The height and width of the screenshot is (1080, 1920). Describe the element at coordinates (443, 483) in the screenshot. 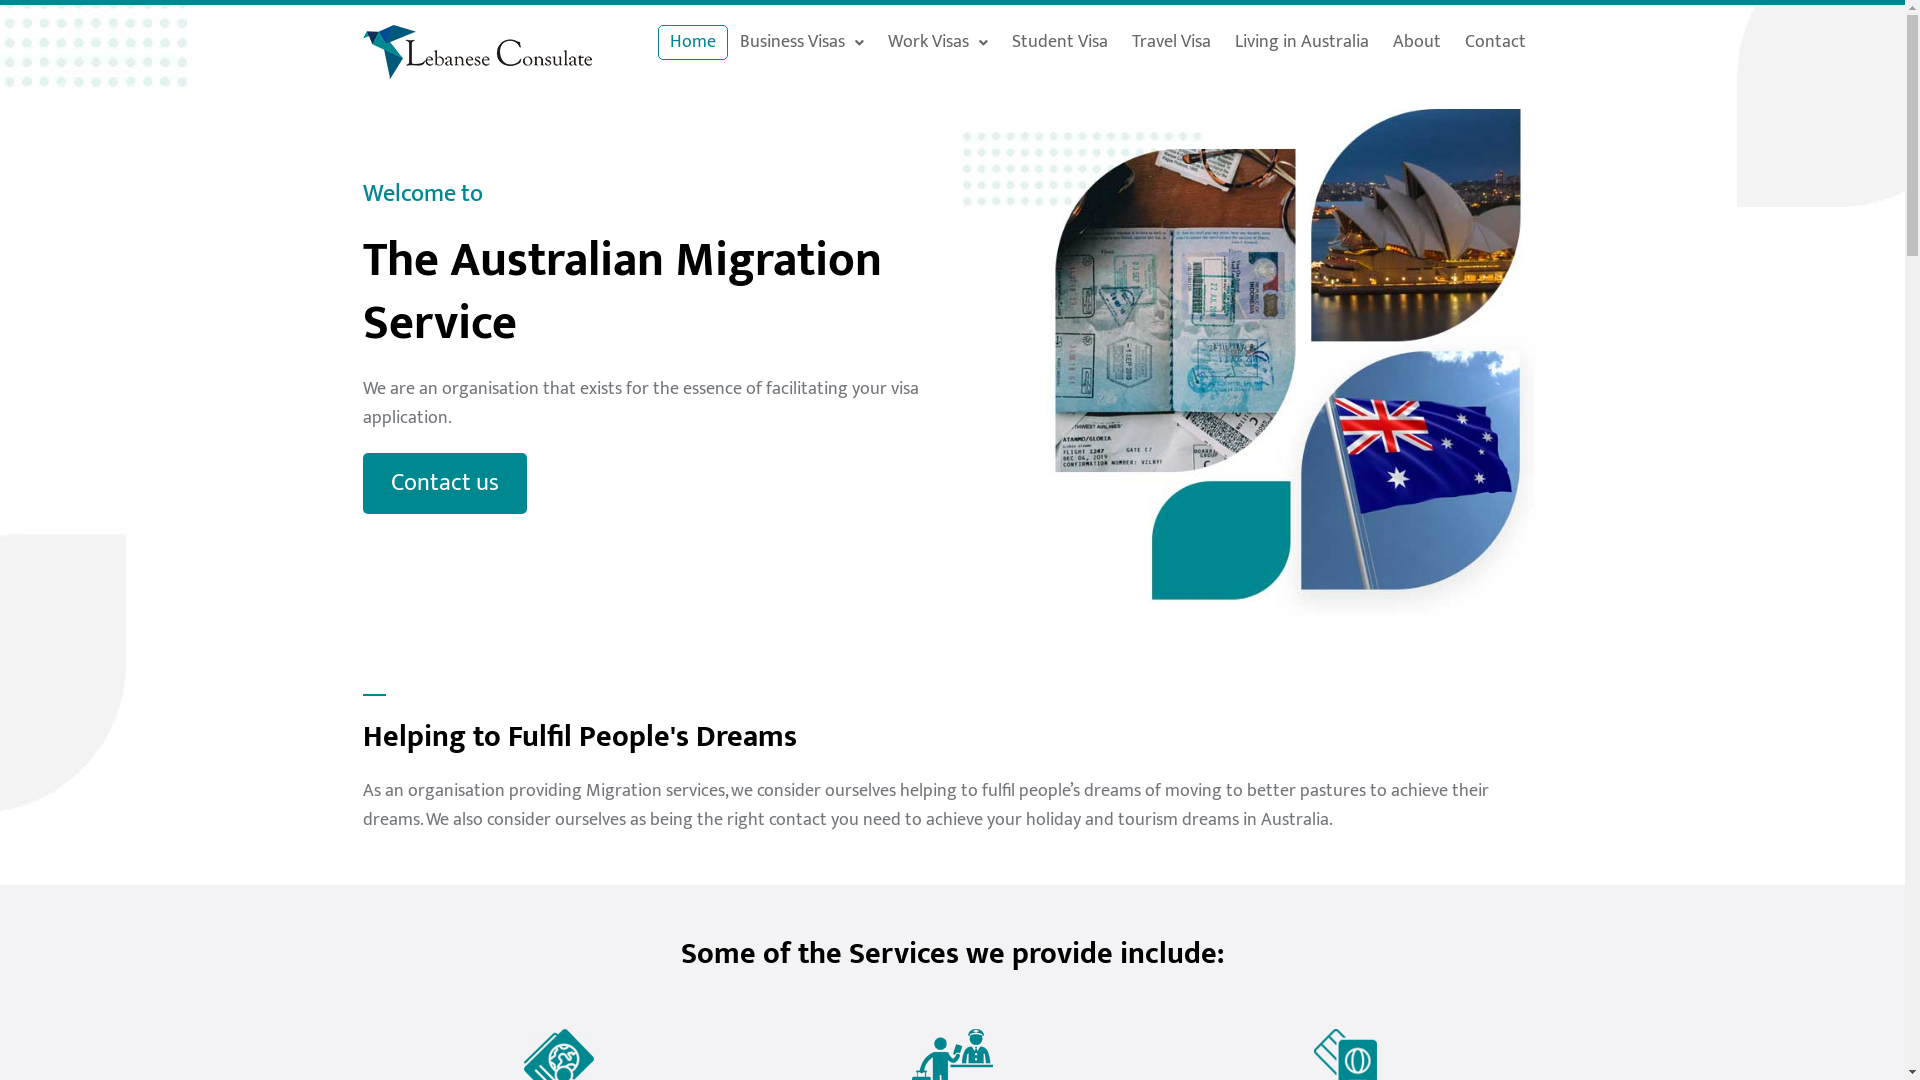

I see `'Contact us'` at that location.